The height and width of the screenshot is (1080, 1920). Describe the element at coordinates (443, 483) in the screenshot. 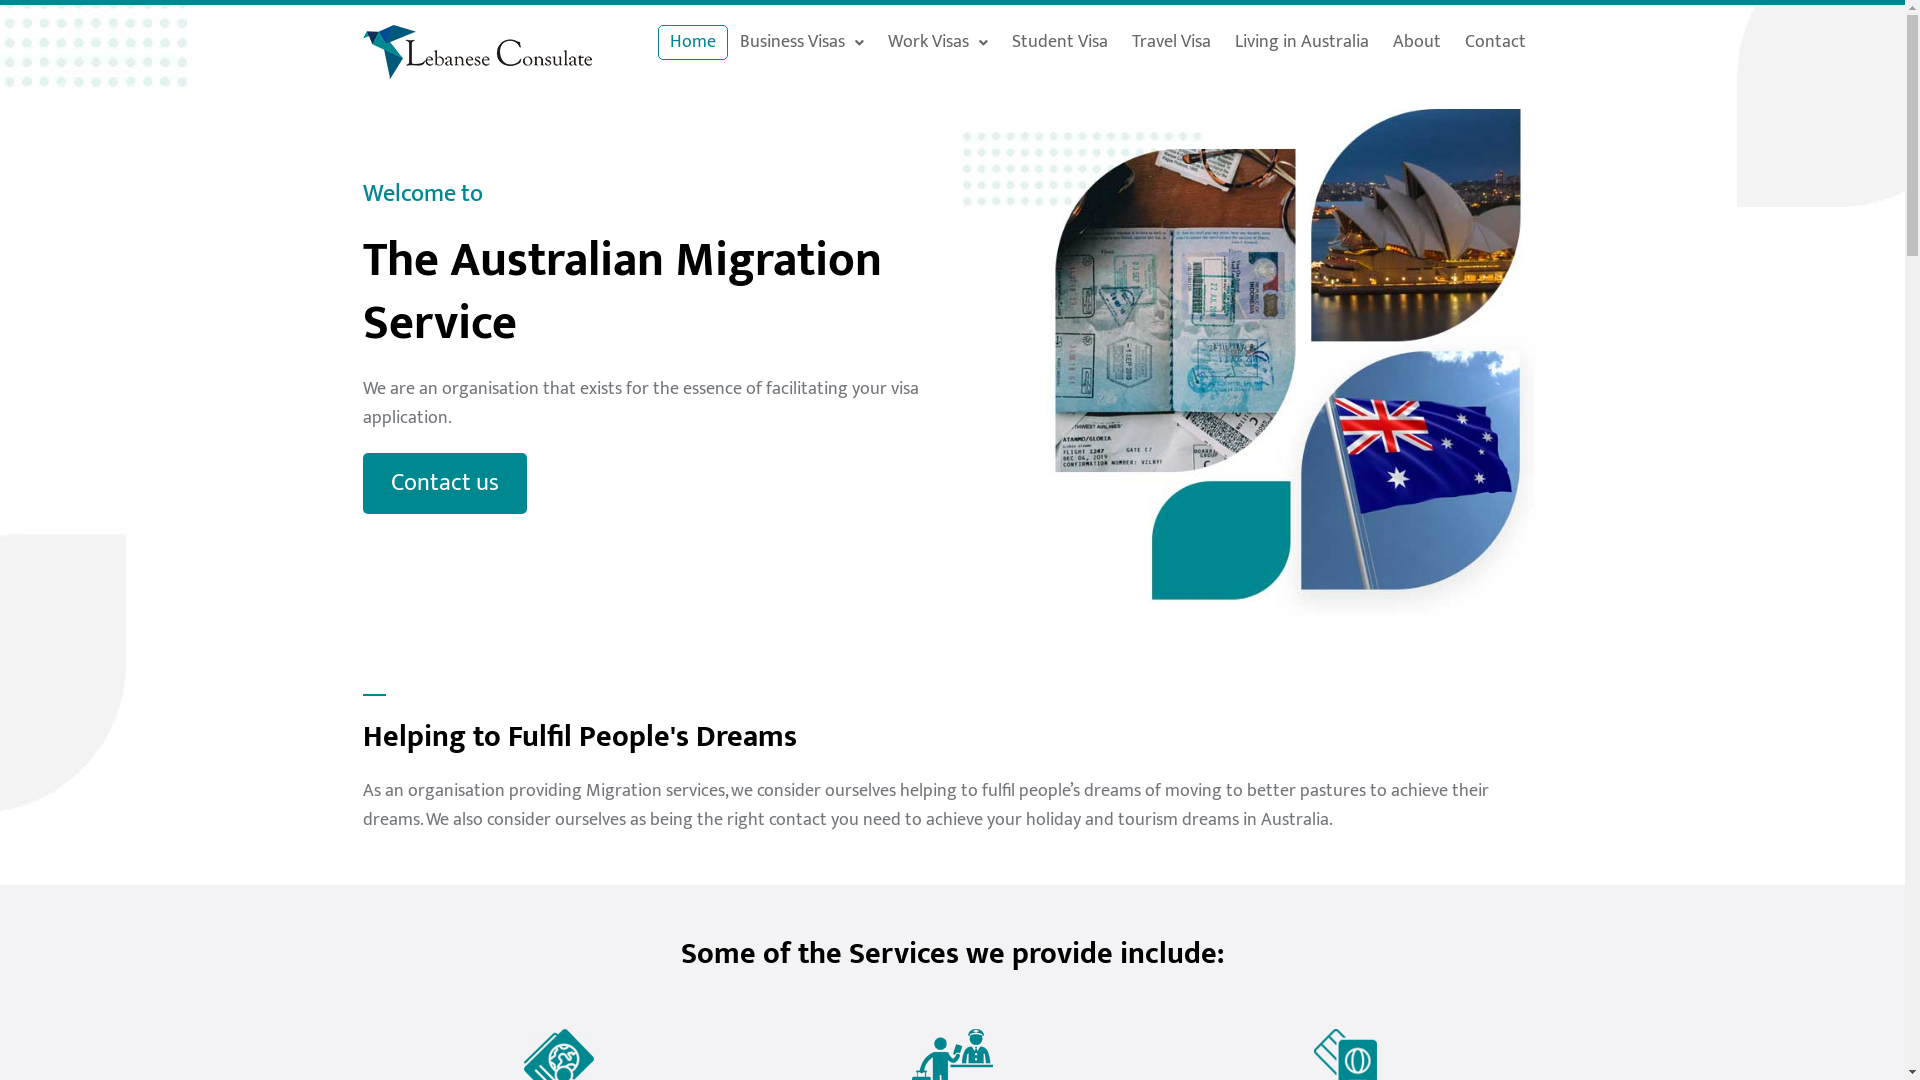

I see `'Contact us'` at that location.